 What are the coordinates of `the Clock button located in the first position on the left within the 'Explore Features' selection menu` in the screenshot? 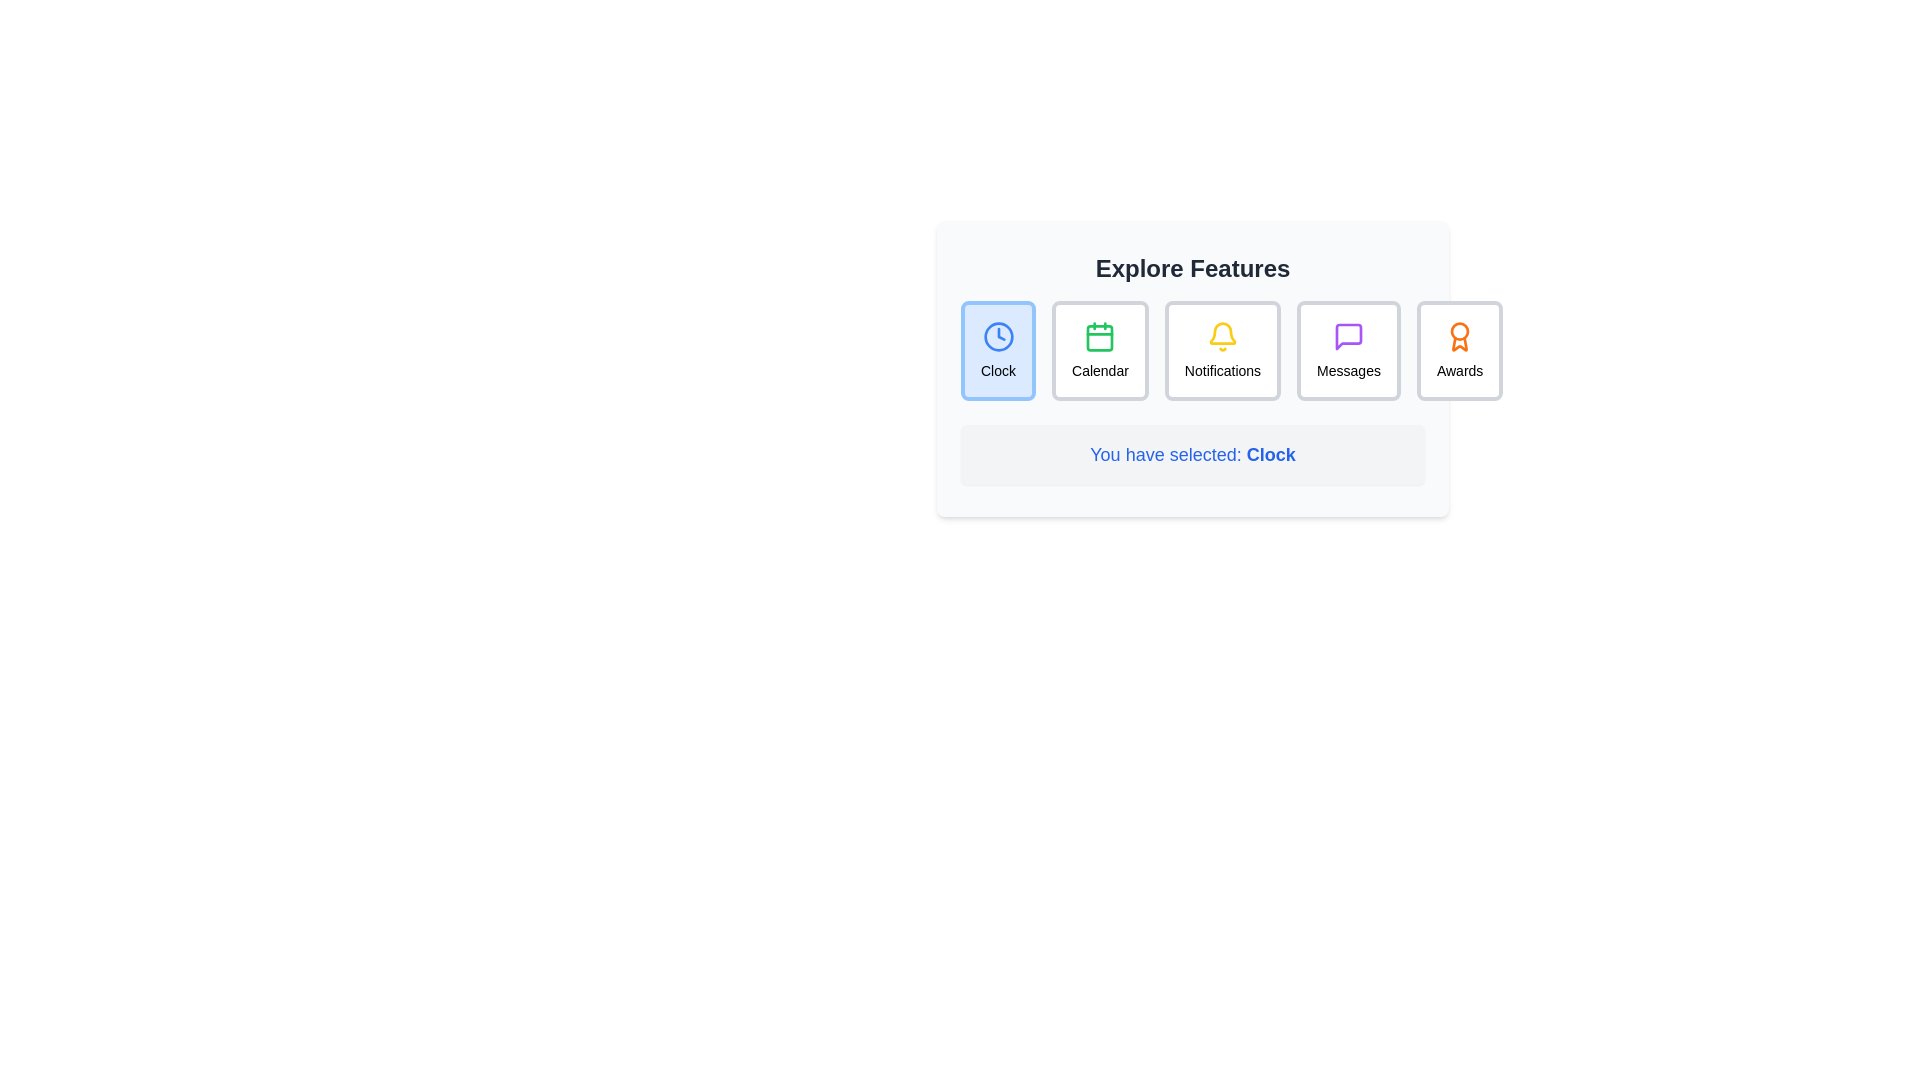 It's located at (998, 350).